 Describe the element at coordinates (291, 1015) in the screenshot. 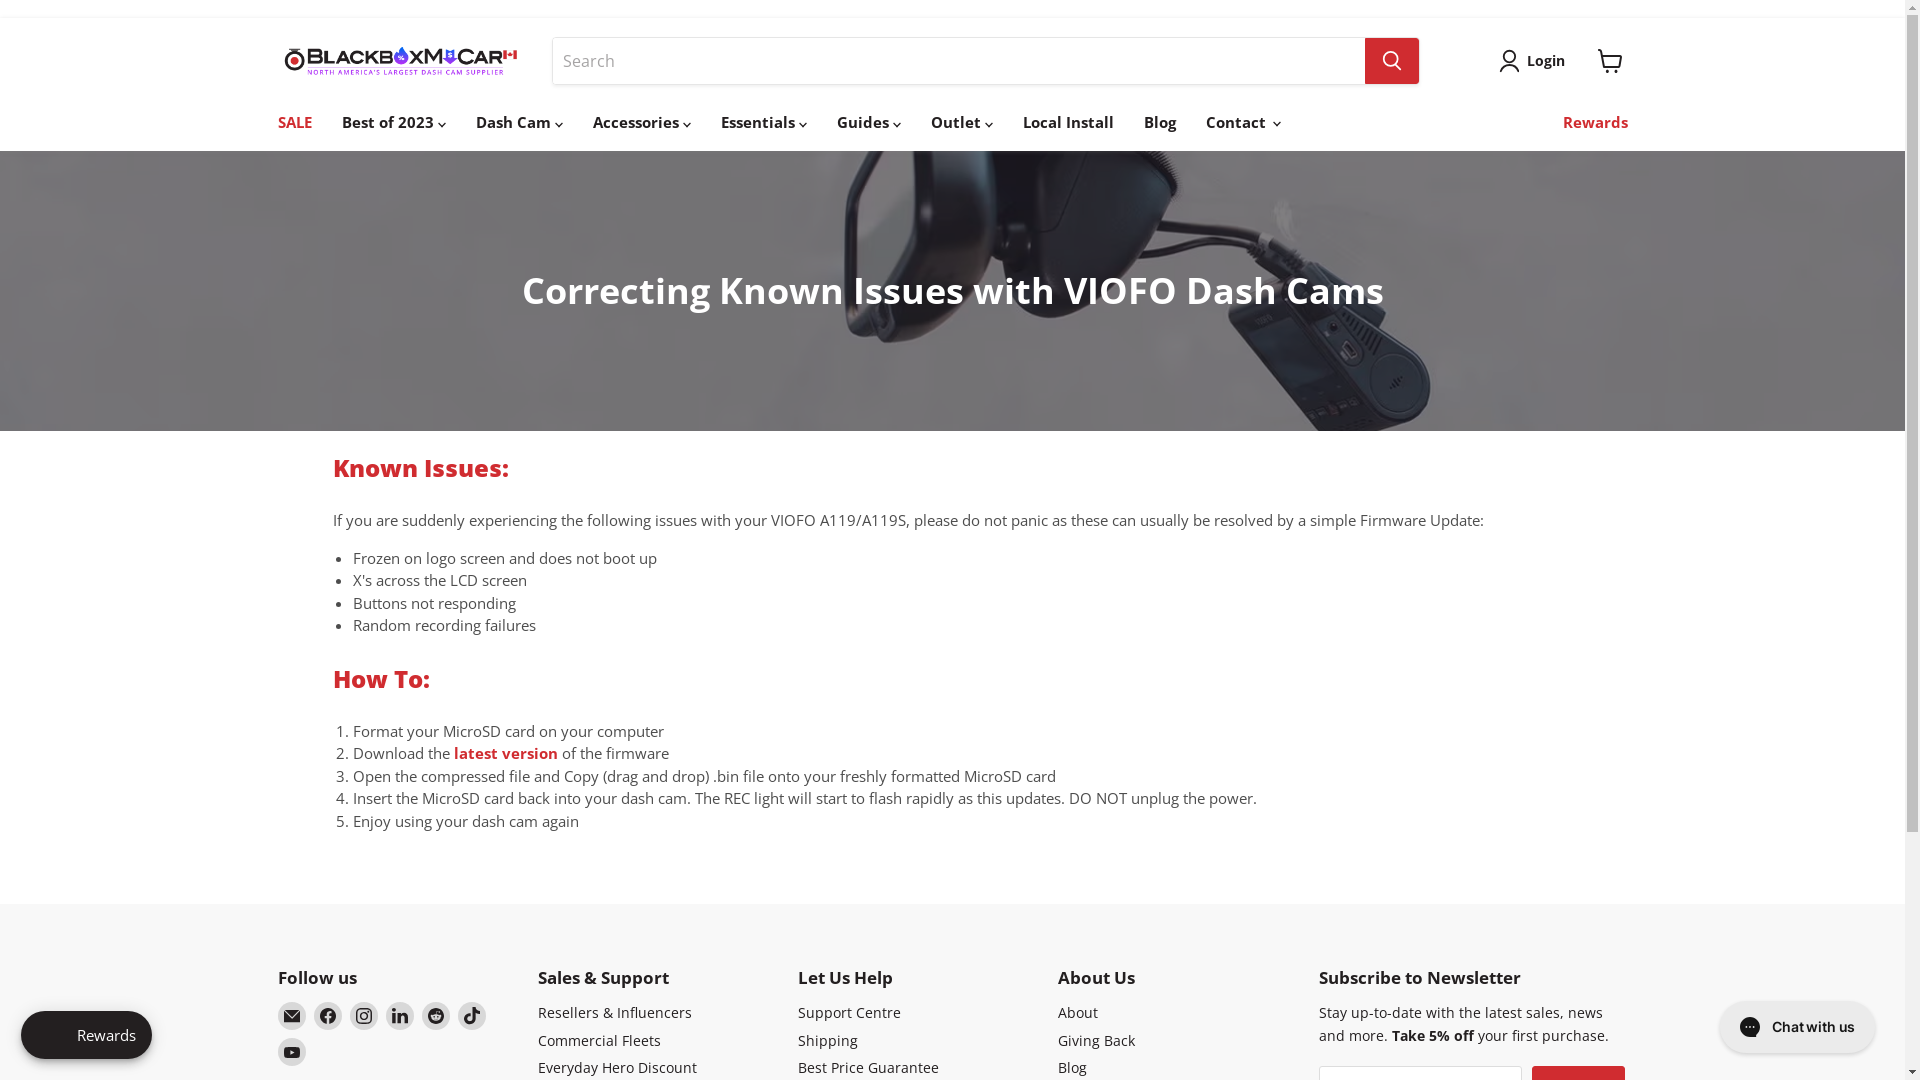

I see `'Email BlackboxMyCar Canada'` at that location.